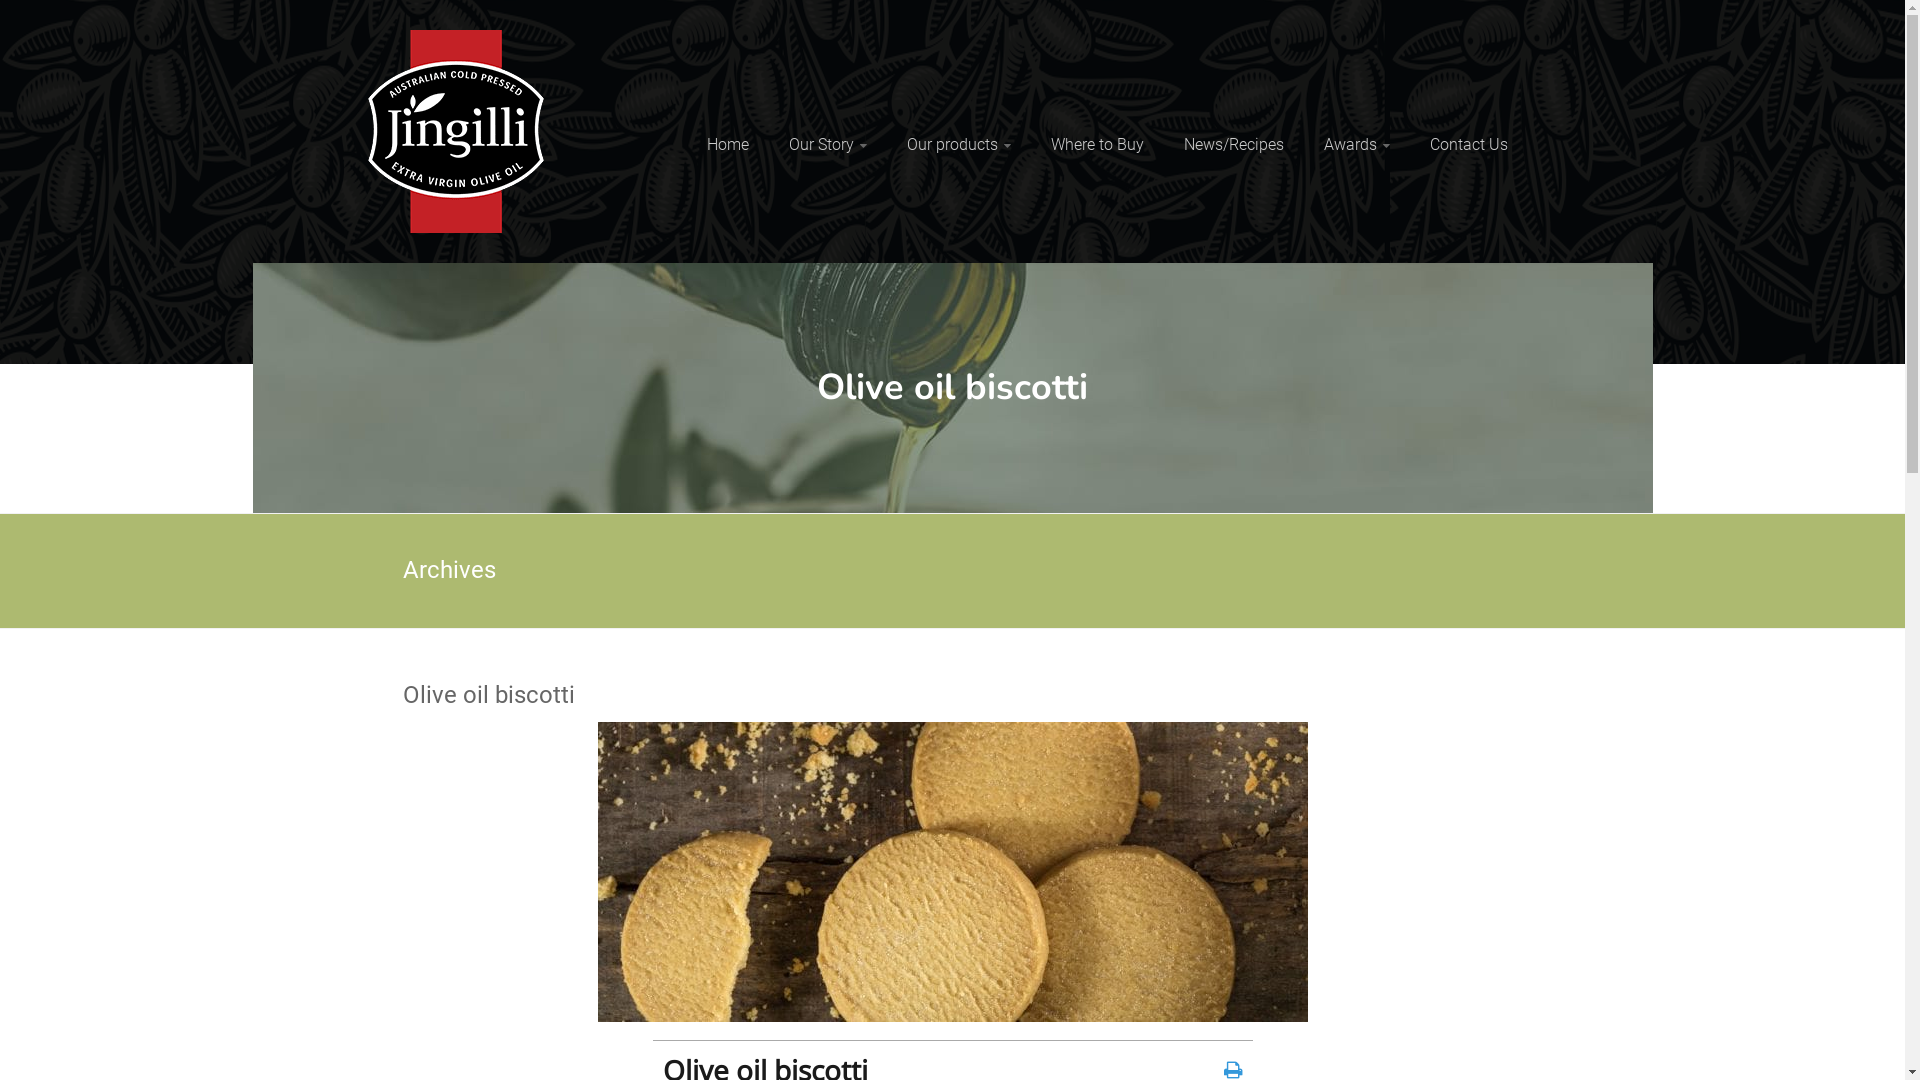 The image size is (1920, 1080). I want to click on 'Contact Us', so click(1429, 144).